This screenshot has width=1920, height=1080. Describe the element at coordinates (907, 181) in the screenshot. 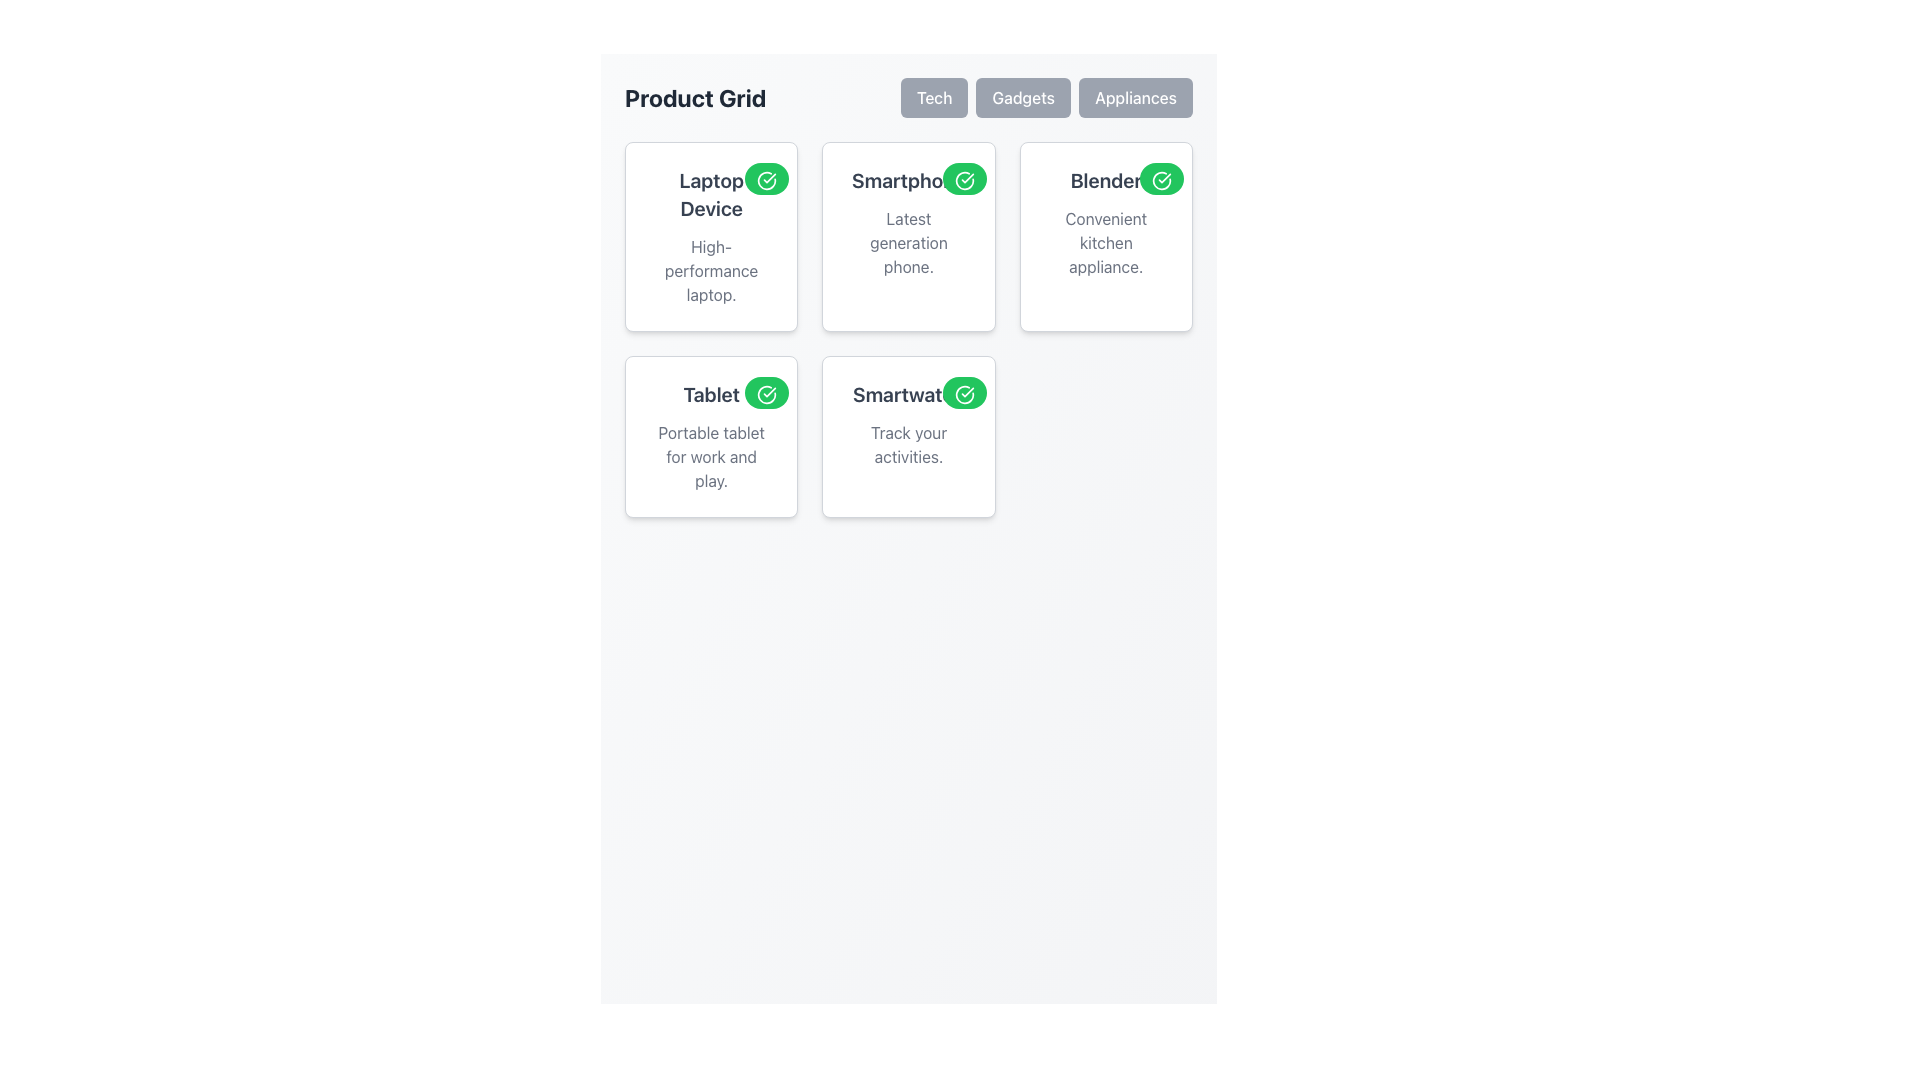

I see `product title text label located at the top of the second card in the first row of the grid layout` at that location.